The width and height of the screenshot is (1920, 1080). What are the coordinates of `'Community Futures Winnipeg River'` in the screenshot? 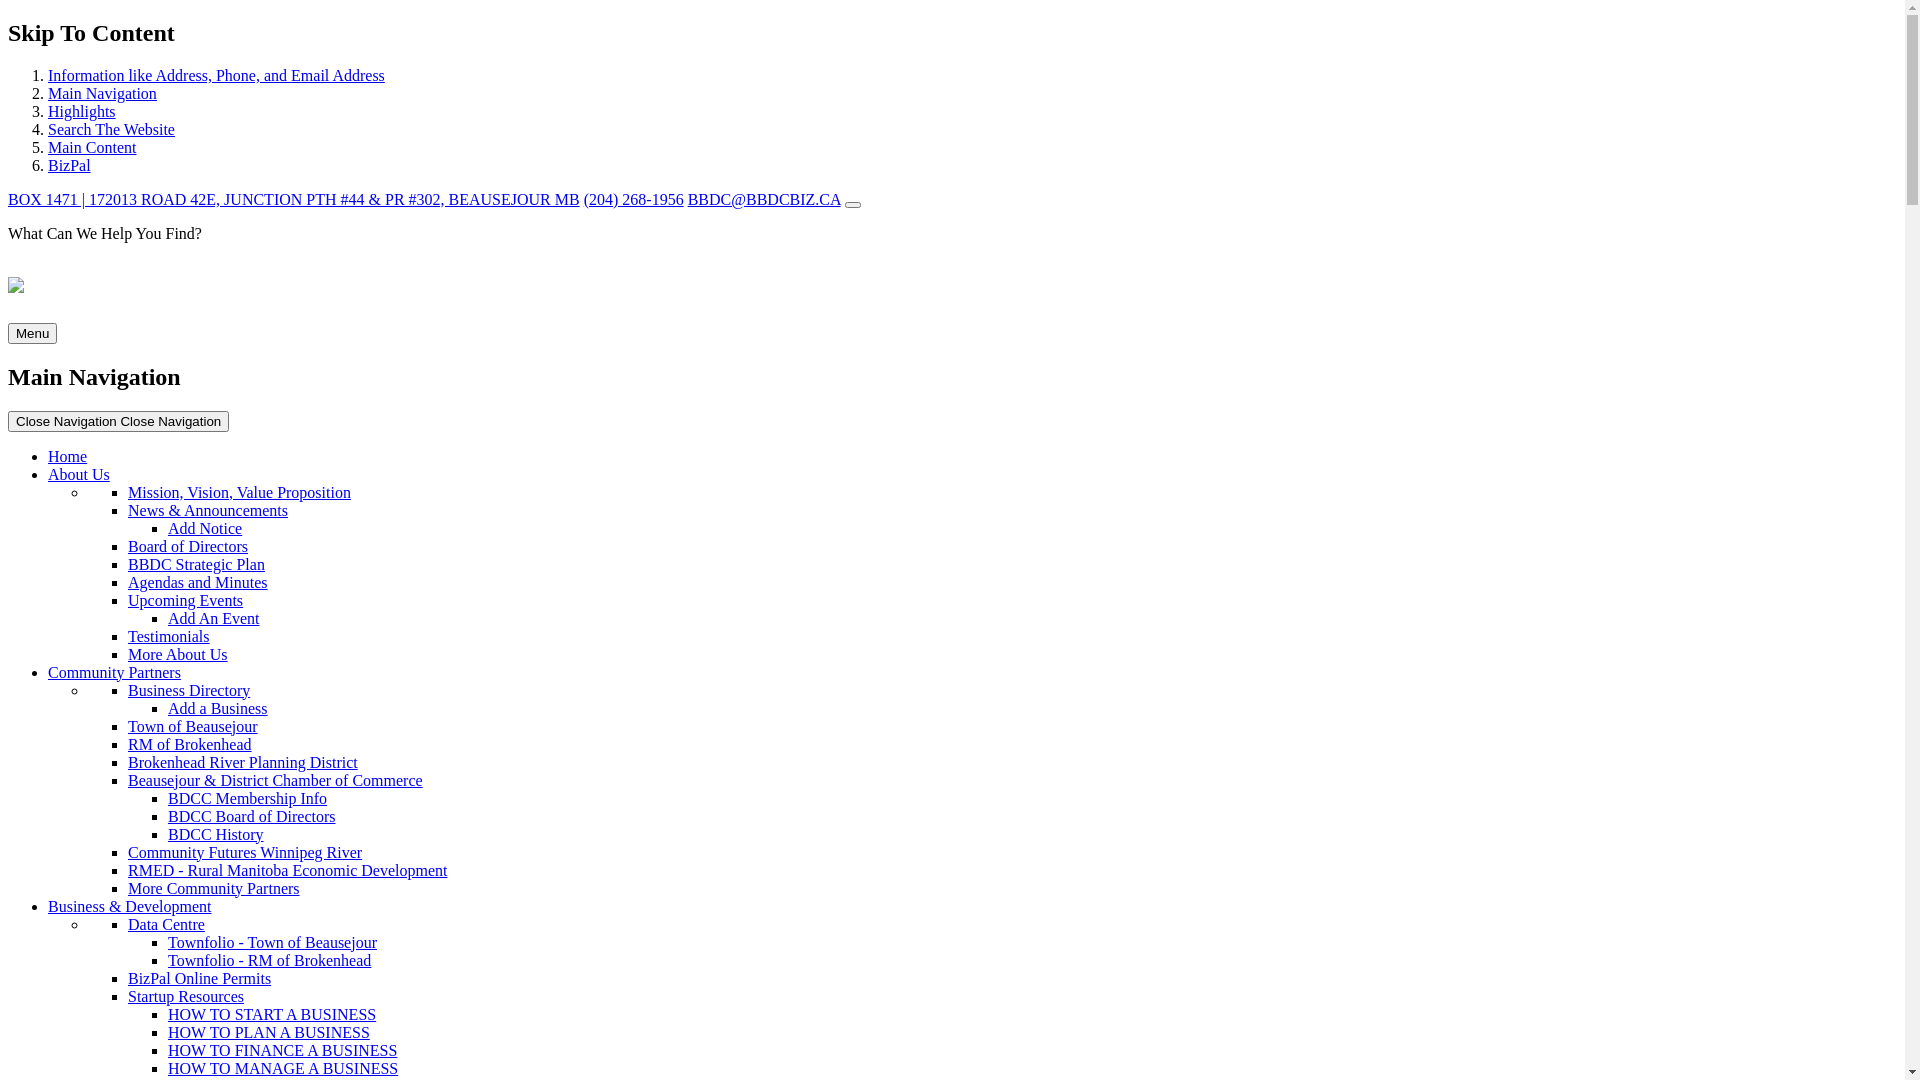 It's located at (243, 852).